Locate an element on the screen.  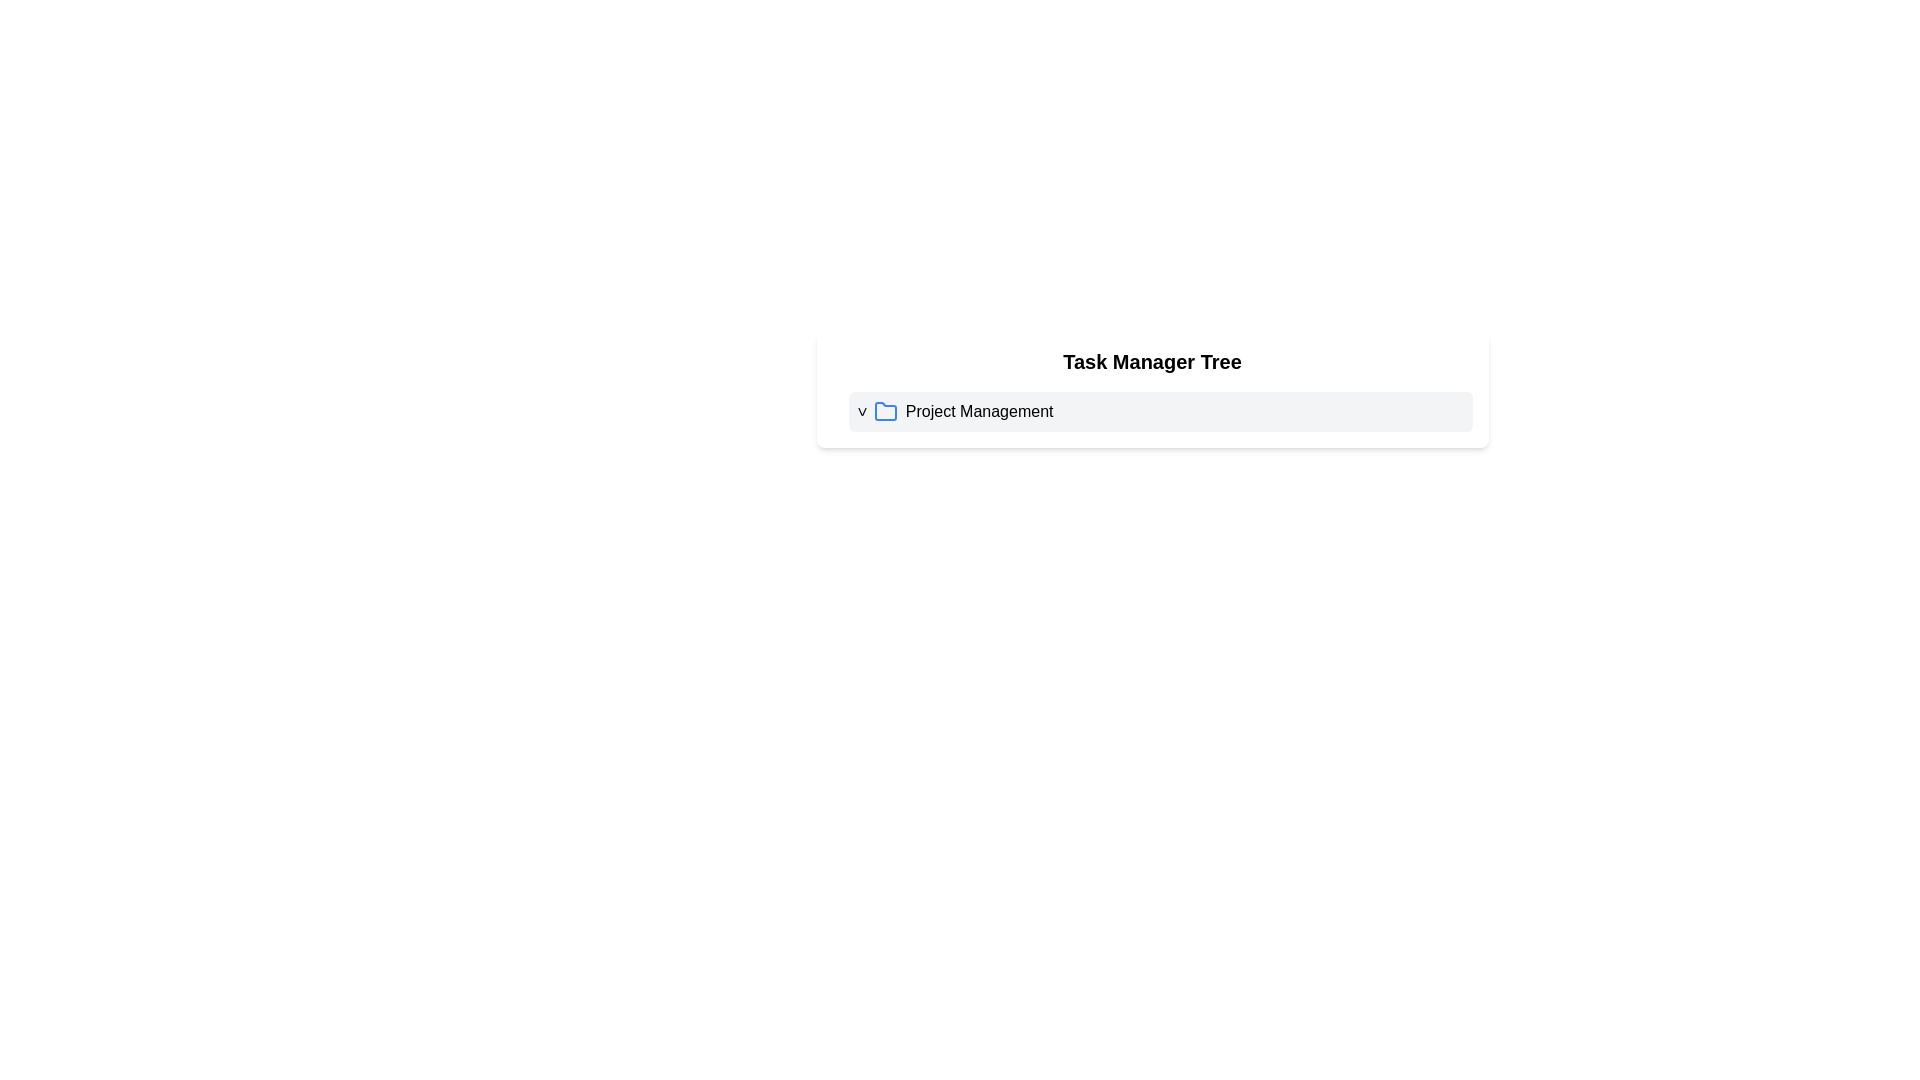
the folder SVG icon located next to the text 'Project Management' to perform related actions with adjacent elements is located at coordinates (884, 411).